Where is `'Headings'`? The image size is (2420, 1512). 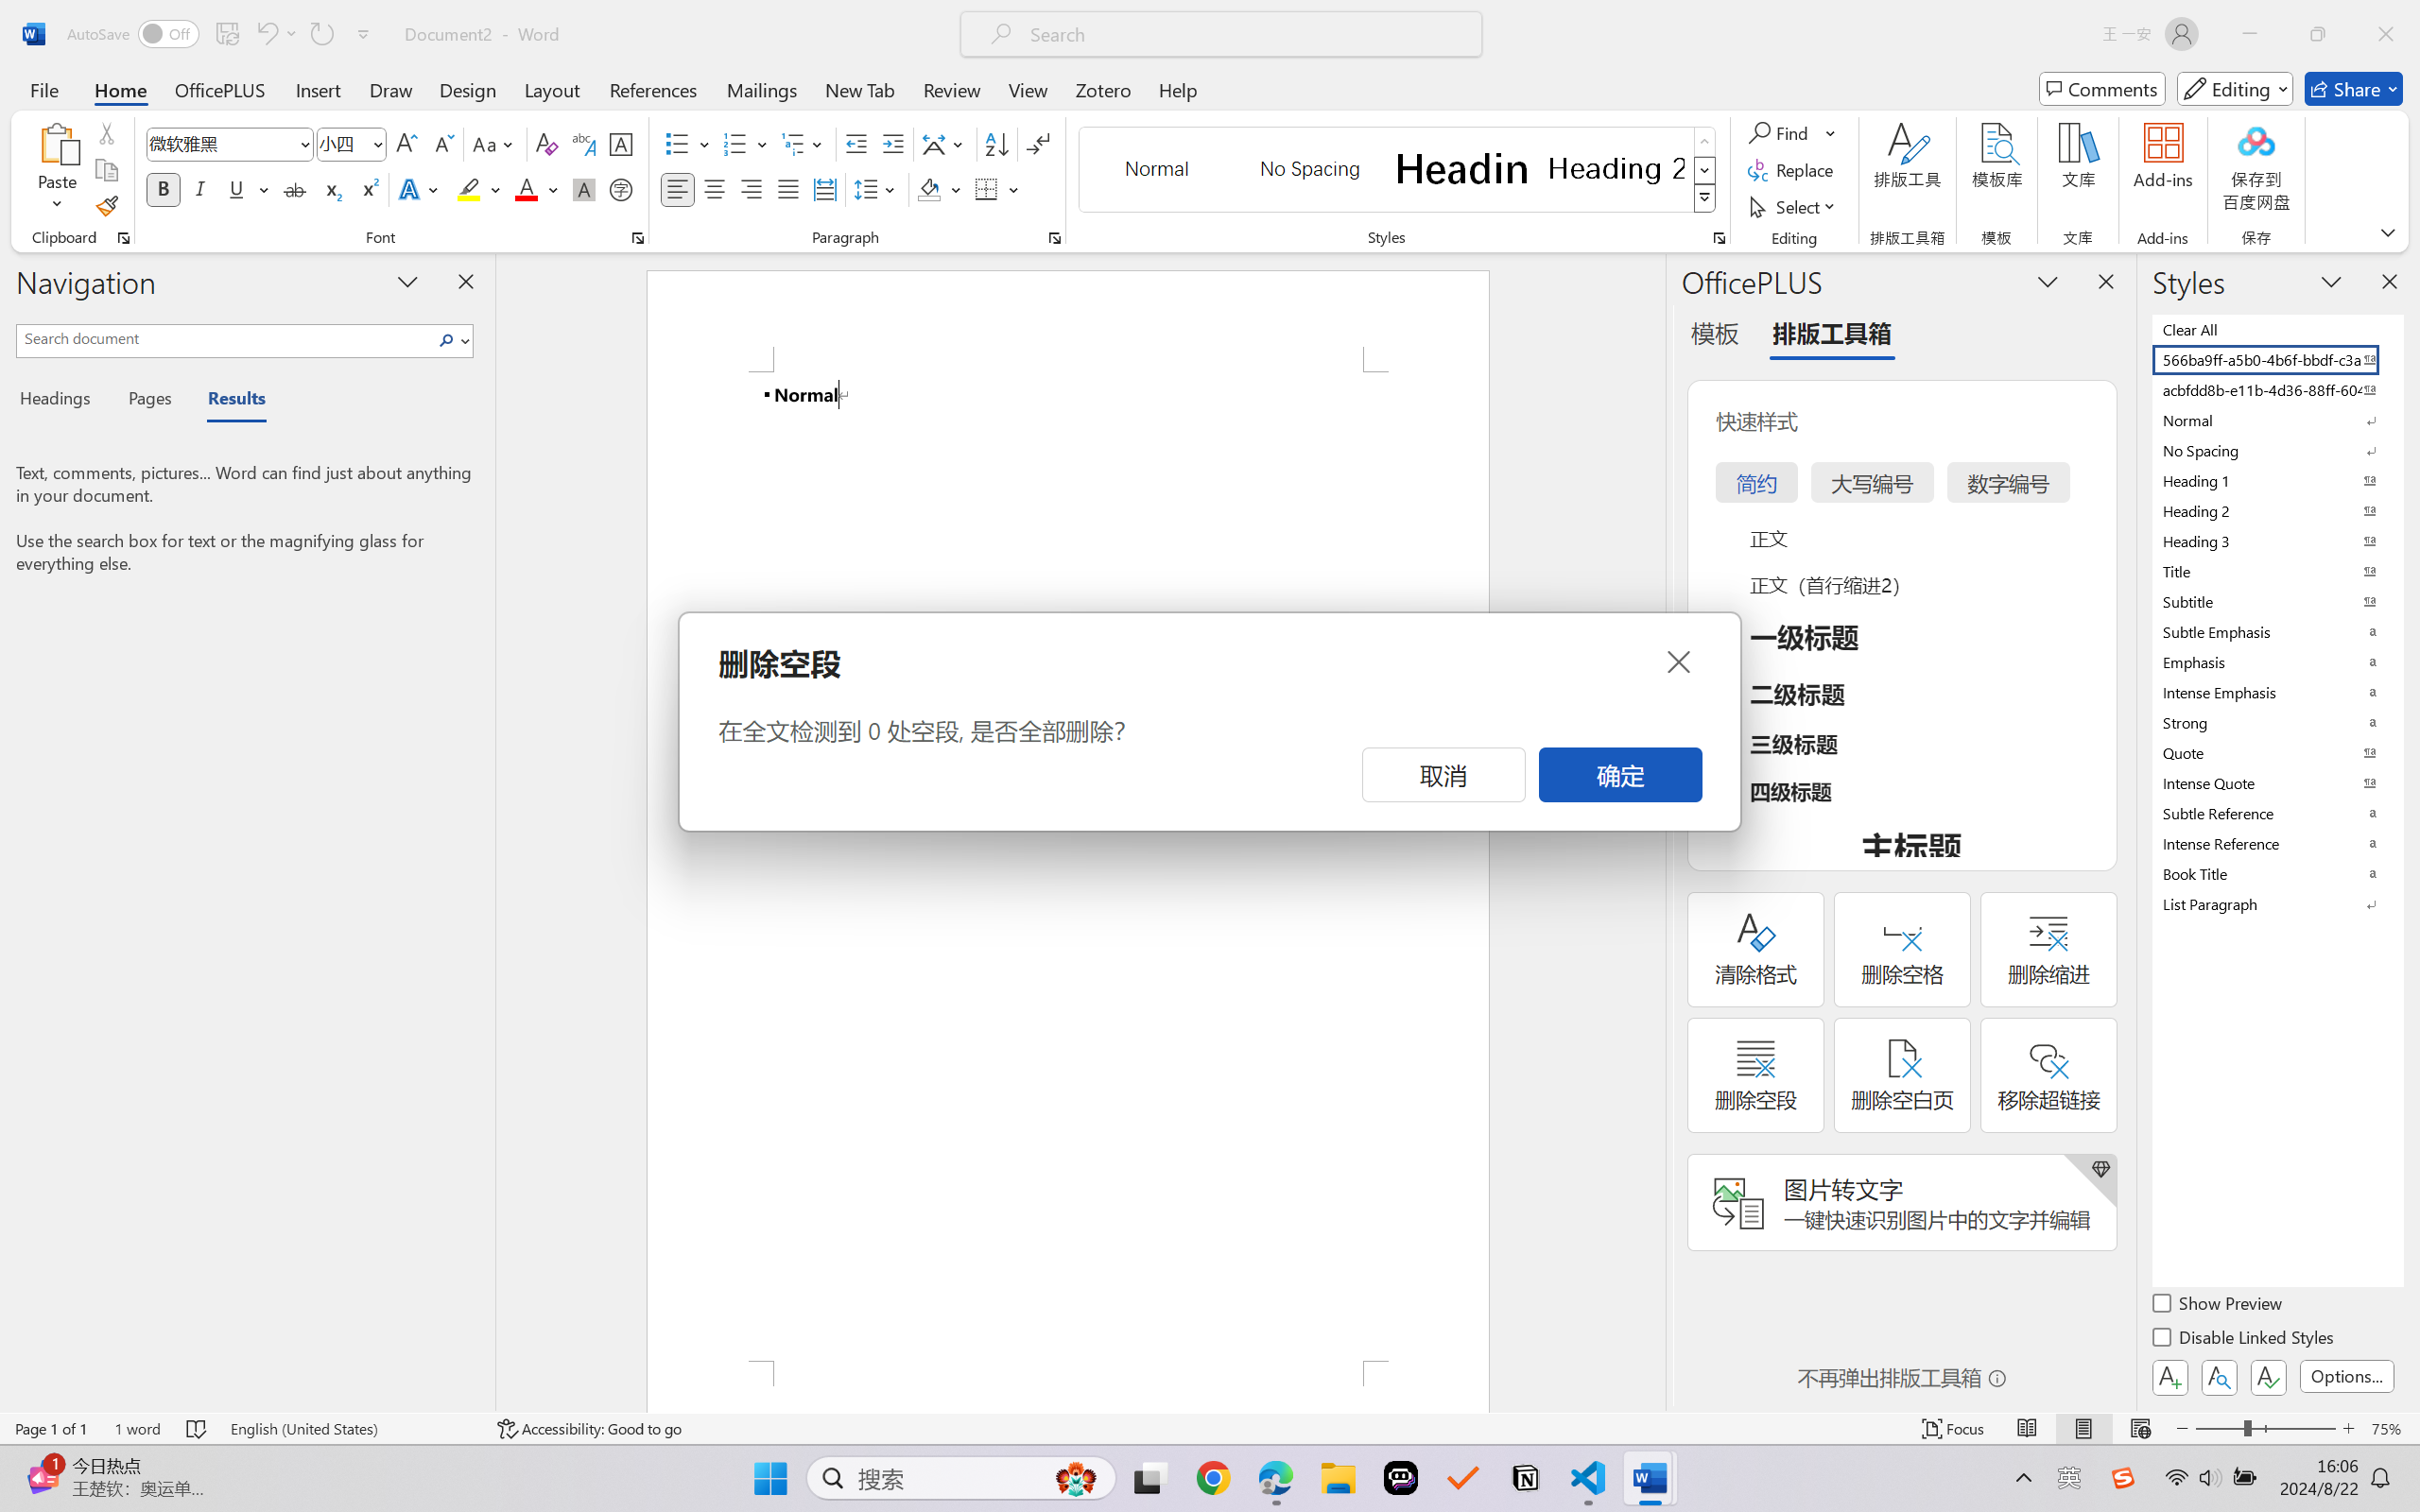 'Headings' is located at coordinates (61, 401).